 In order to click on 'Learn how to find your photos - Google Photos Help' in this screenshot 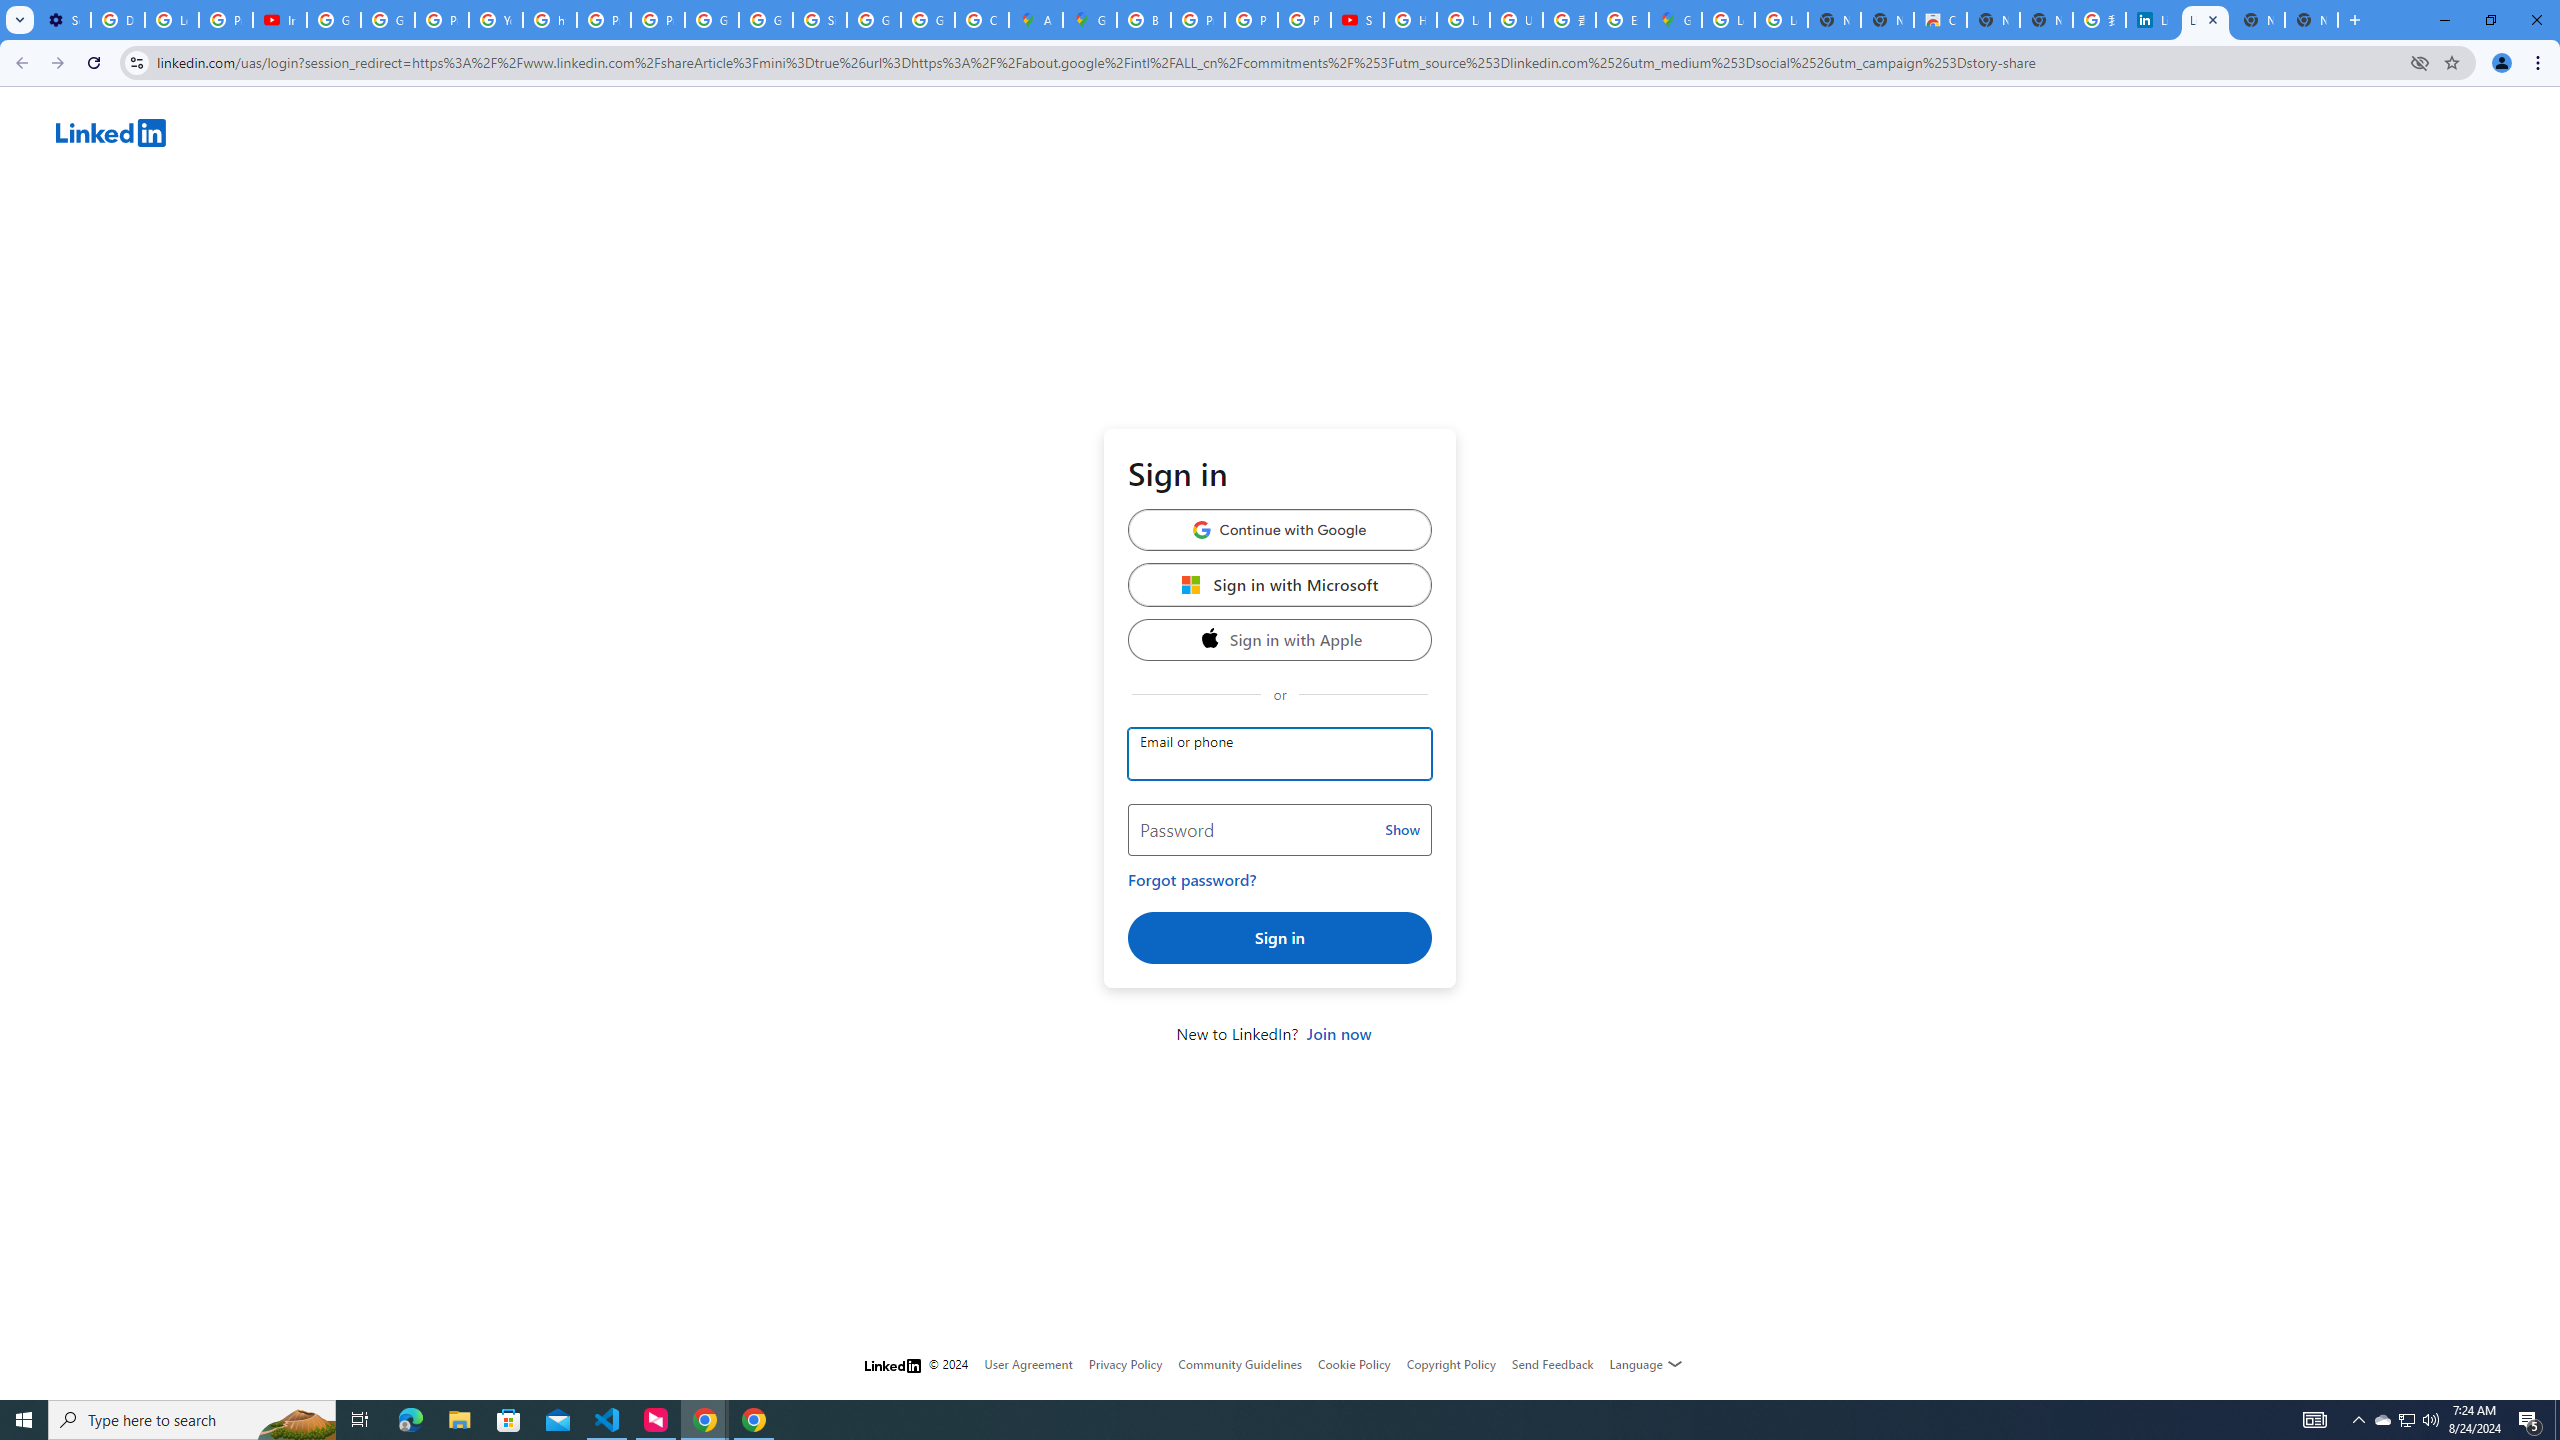, I will do `click(171, 19)`.